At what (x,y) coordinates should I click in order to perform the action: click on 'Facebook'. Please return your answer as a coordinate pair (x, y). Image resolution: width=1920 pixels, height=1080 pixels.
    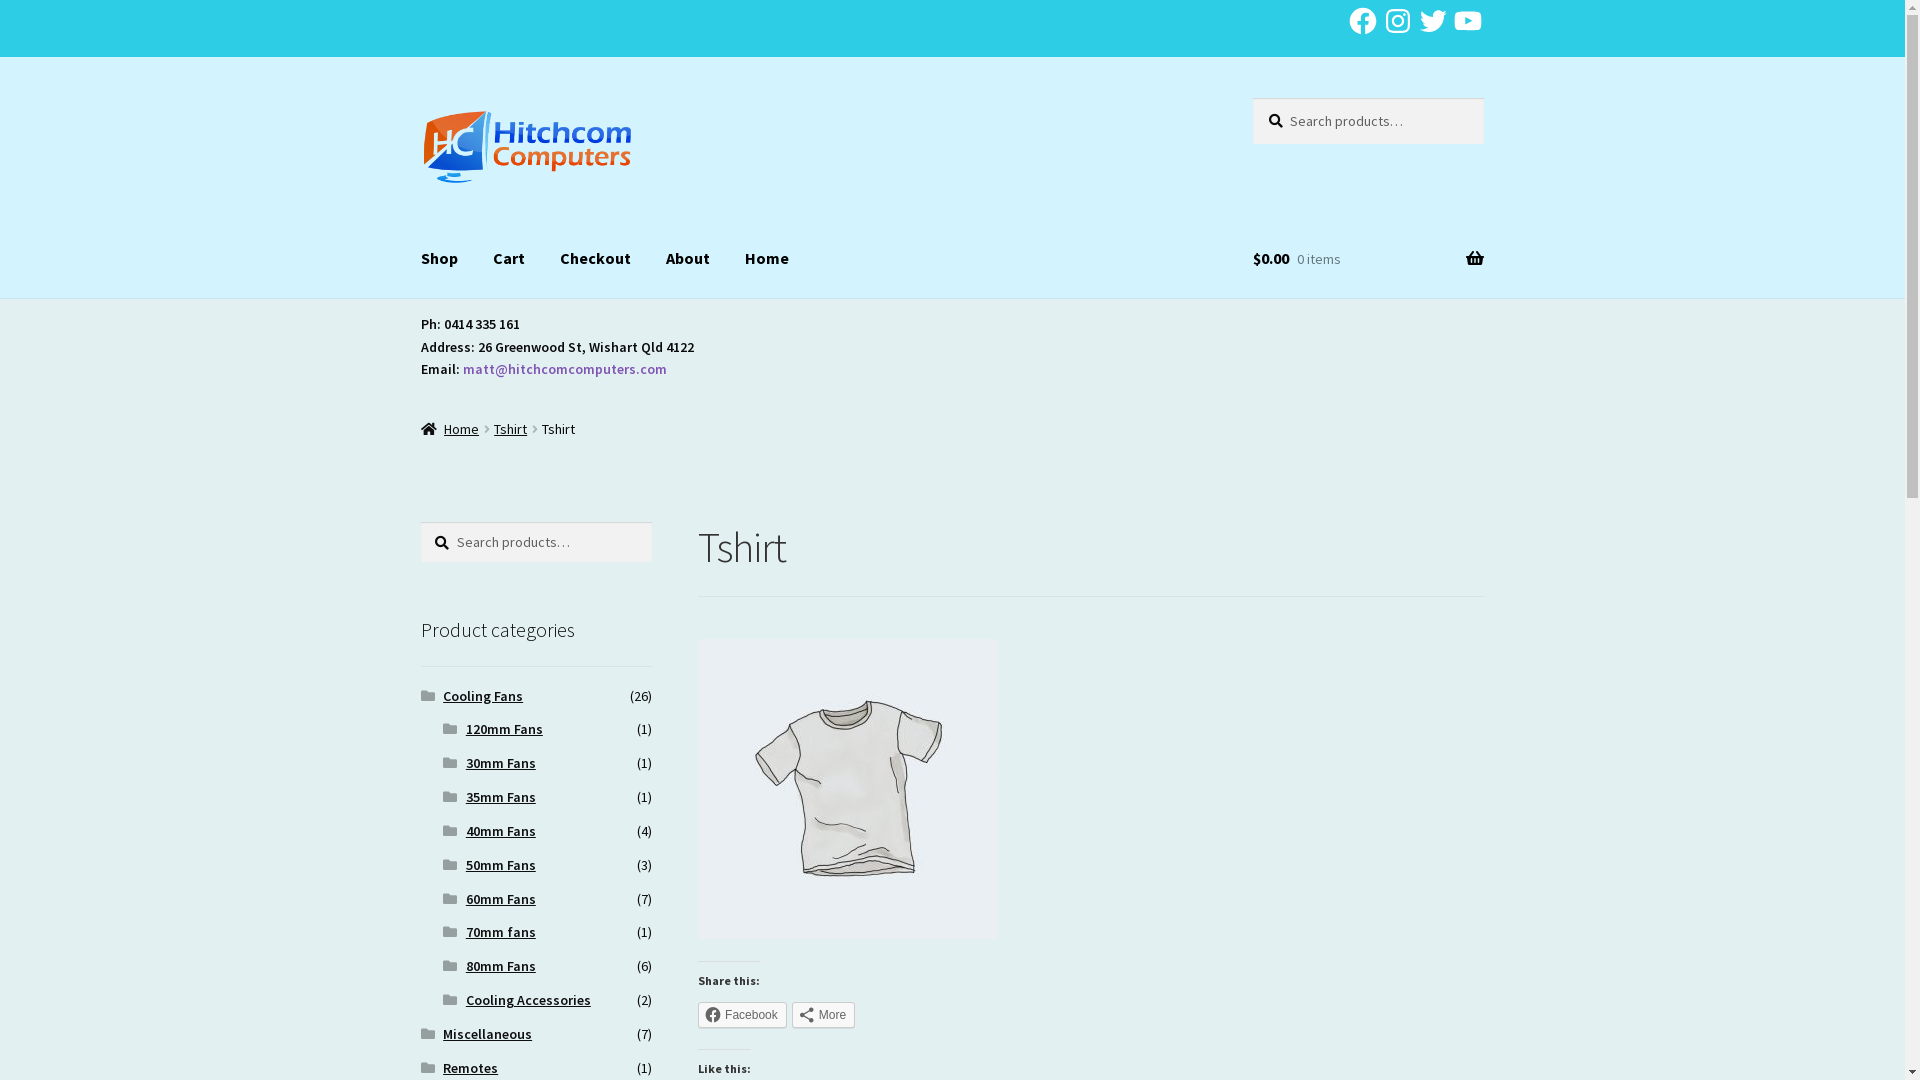
    Looking at the image, I should click on (1362, 20).